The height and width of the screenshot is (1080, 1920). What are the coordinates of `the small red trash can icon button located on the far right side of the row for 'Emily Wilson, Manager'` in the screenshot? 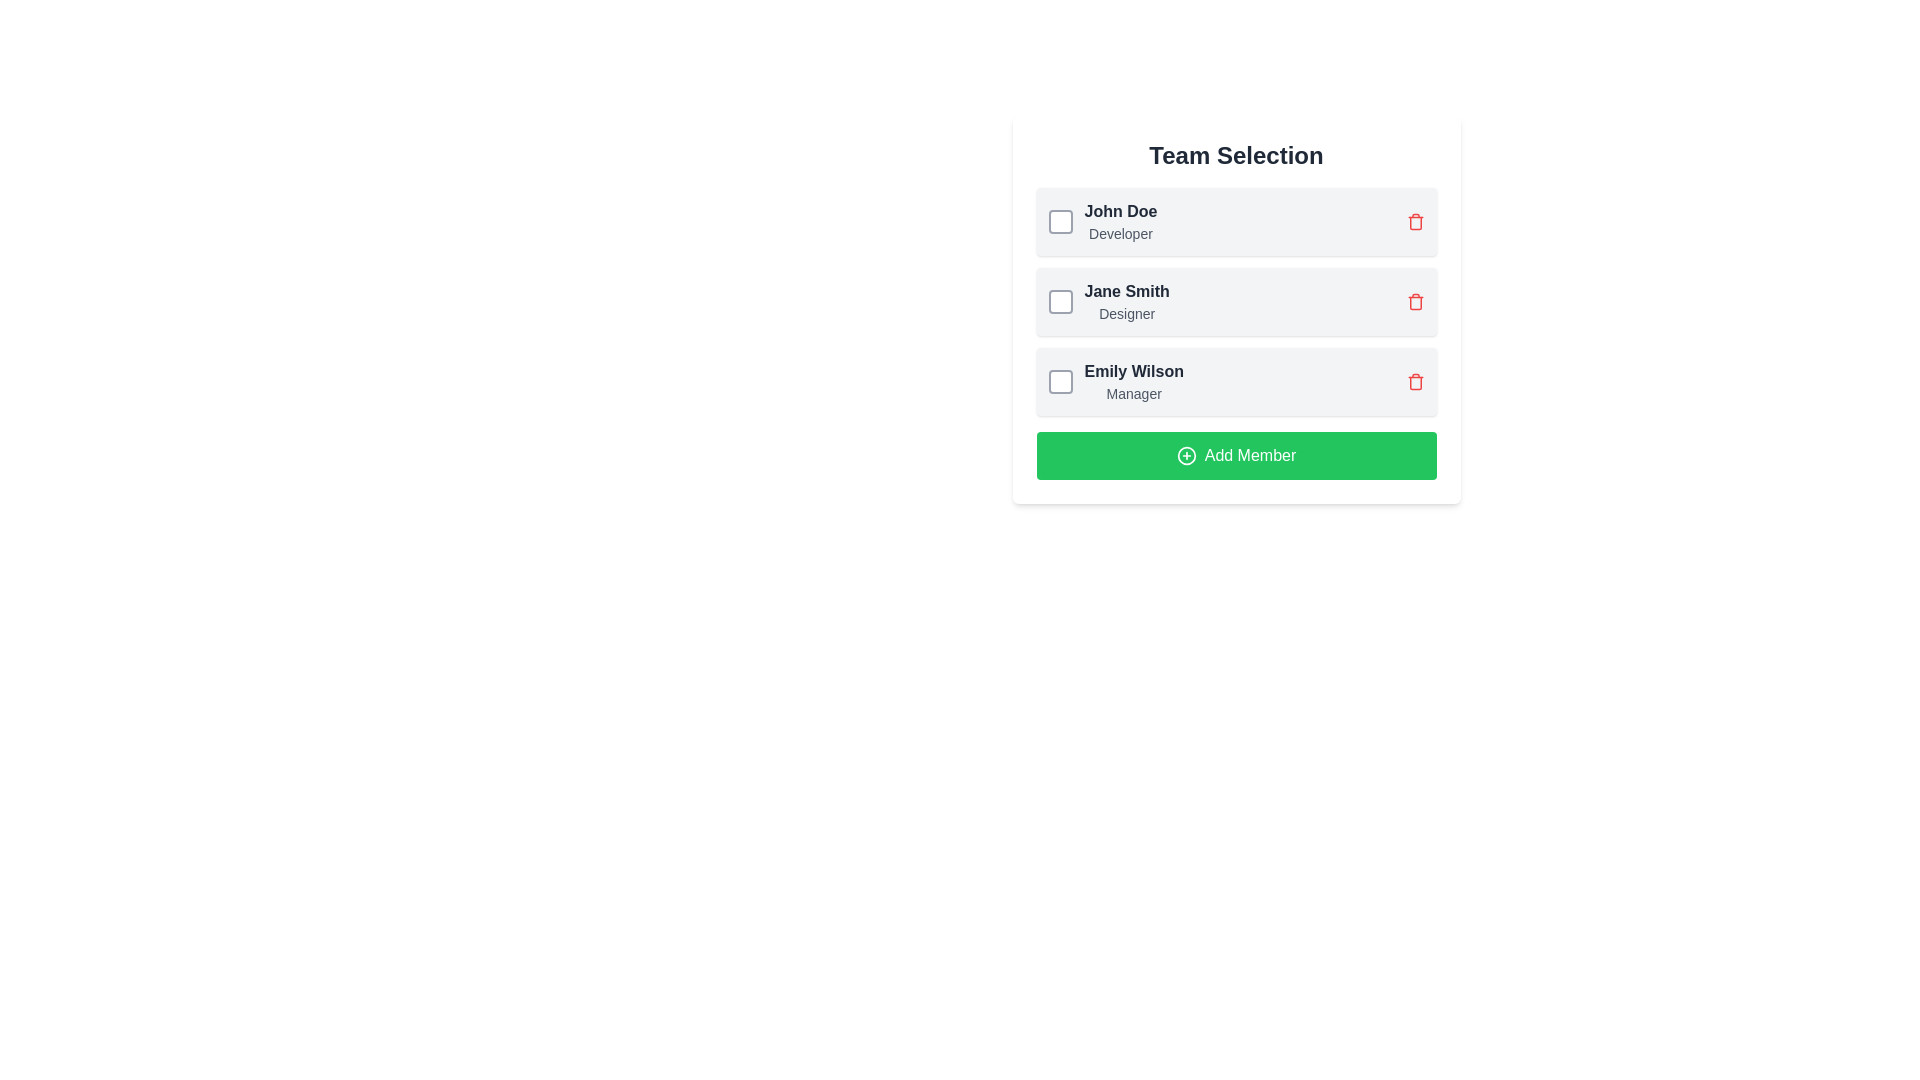 It's located at (1414, 381).